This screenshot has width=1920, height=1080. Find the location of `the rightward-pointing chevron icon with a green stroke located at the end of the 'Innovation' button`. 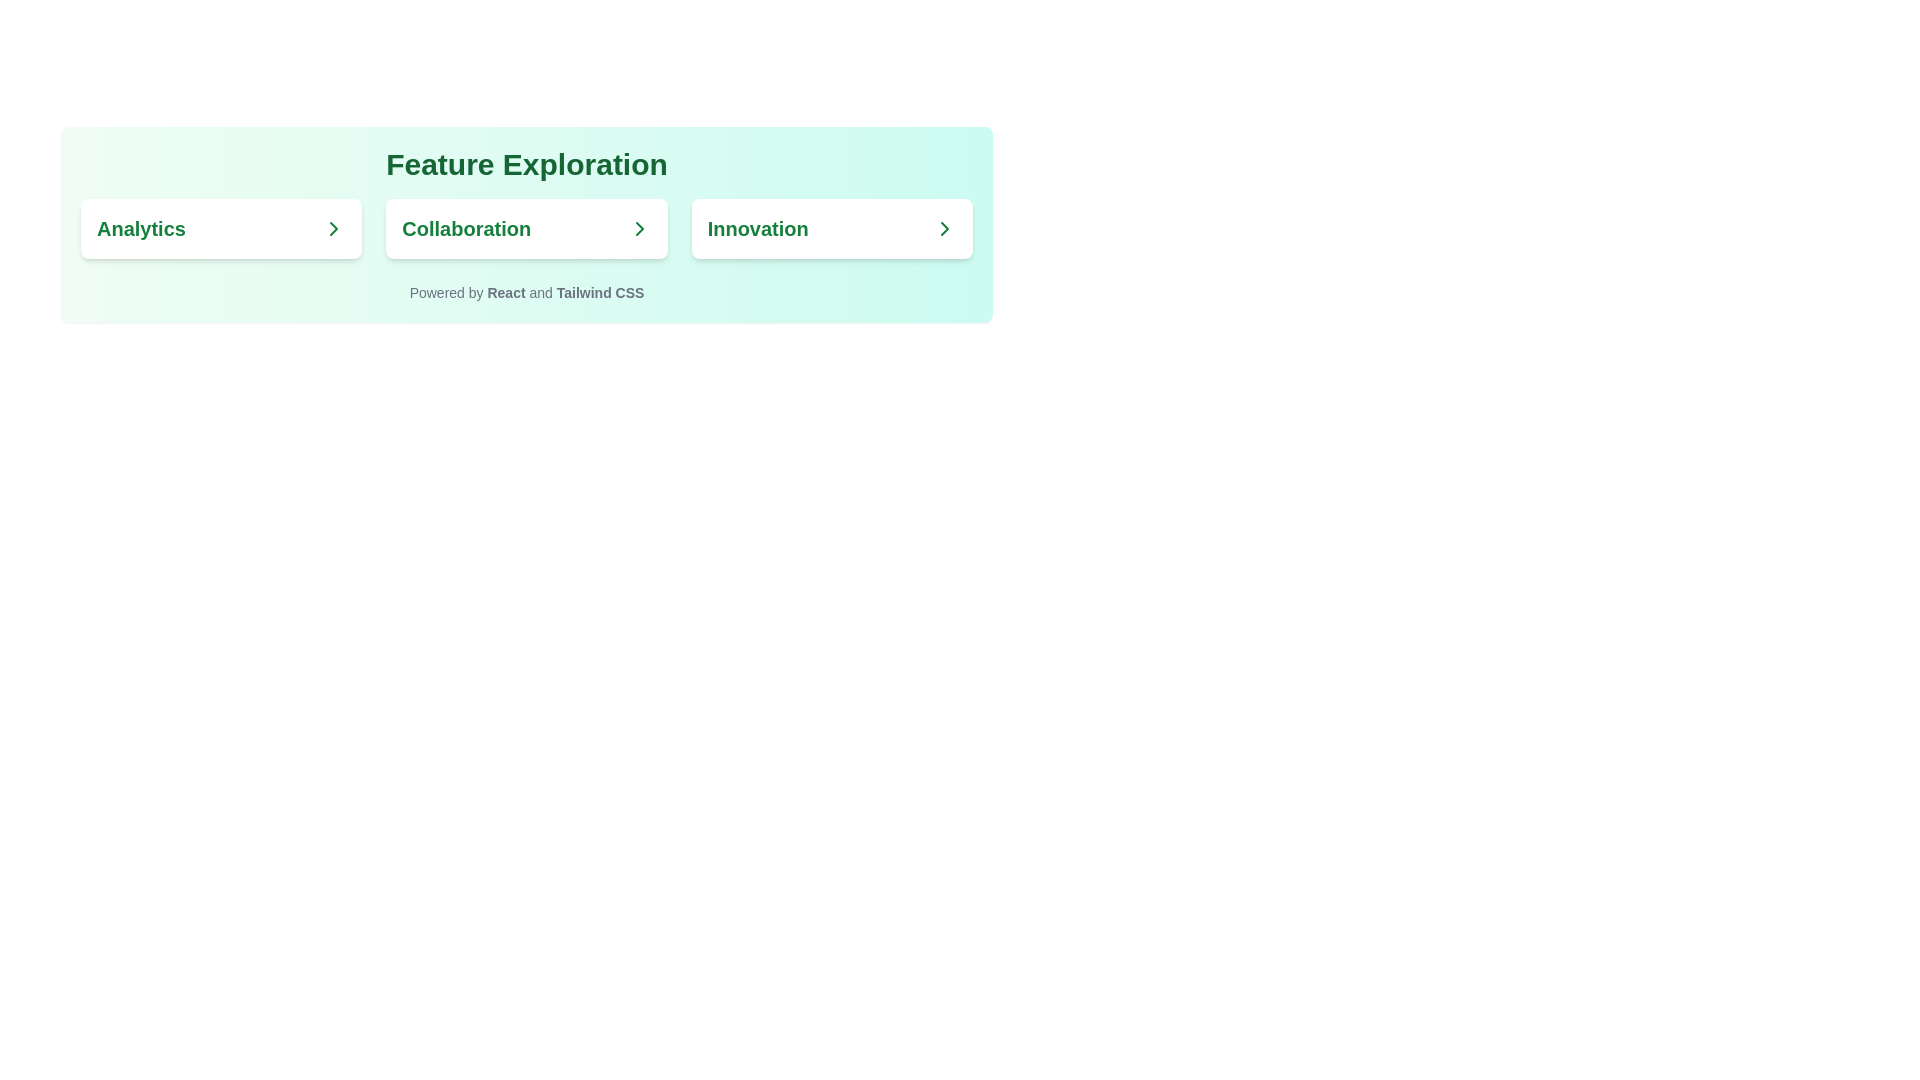

the rightward-pointing chevron icon with a green stroke located at the end of the 'Innovation' button is located at coordinates (944, 227).